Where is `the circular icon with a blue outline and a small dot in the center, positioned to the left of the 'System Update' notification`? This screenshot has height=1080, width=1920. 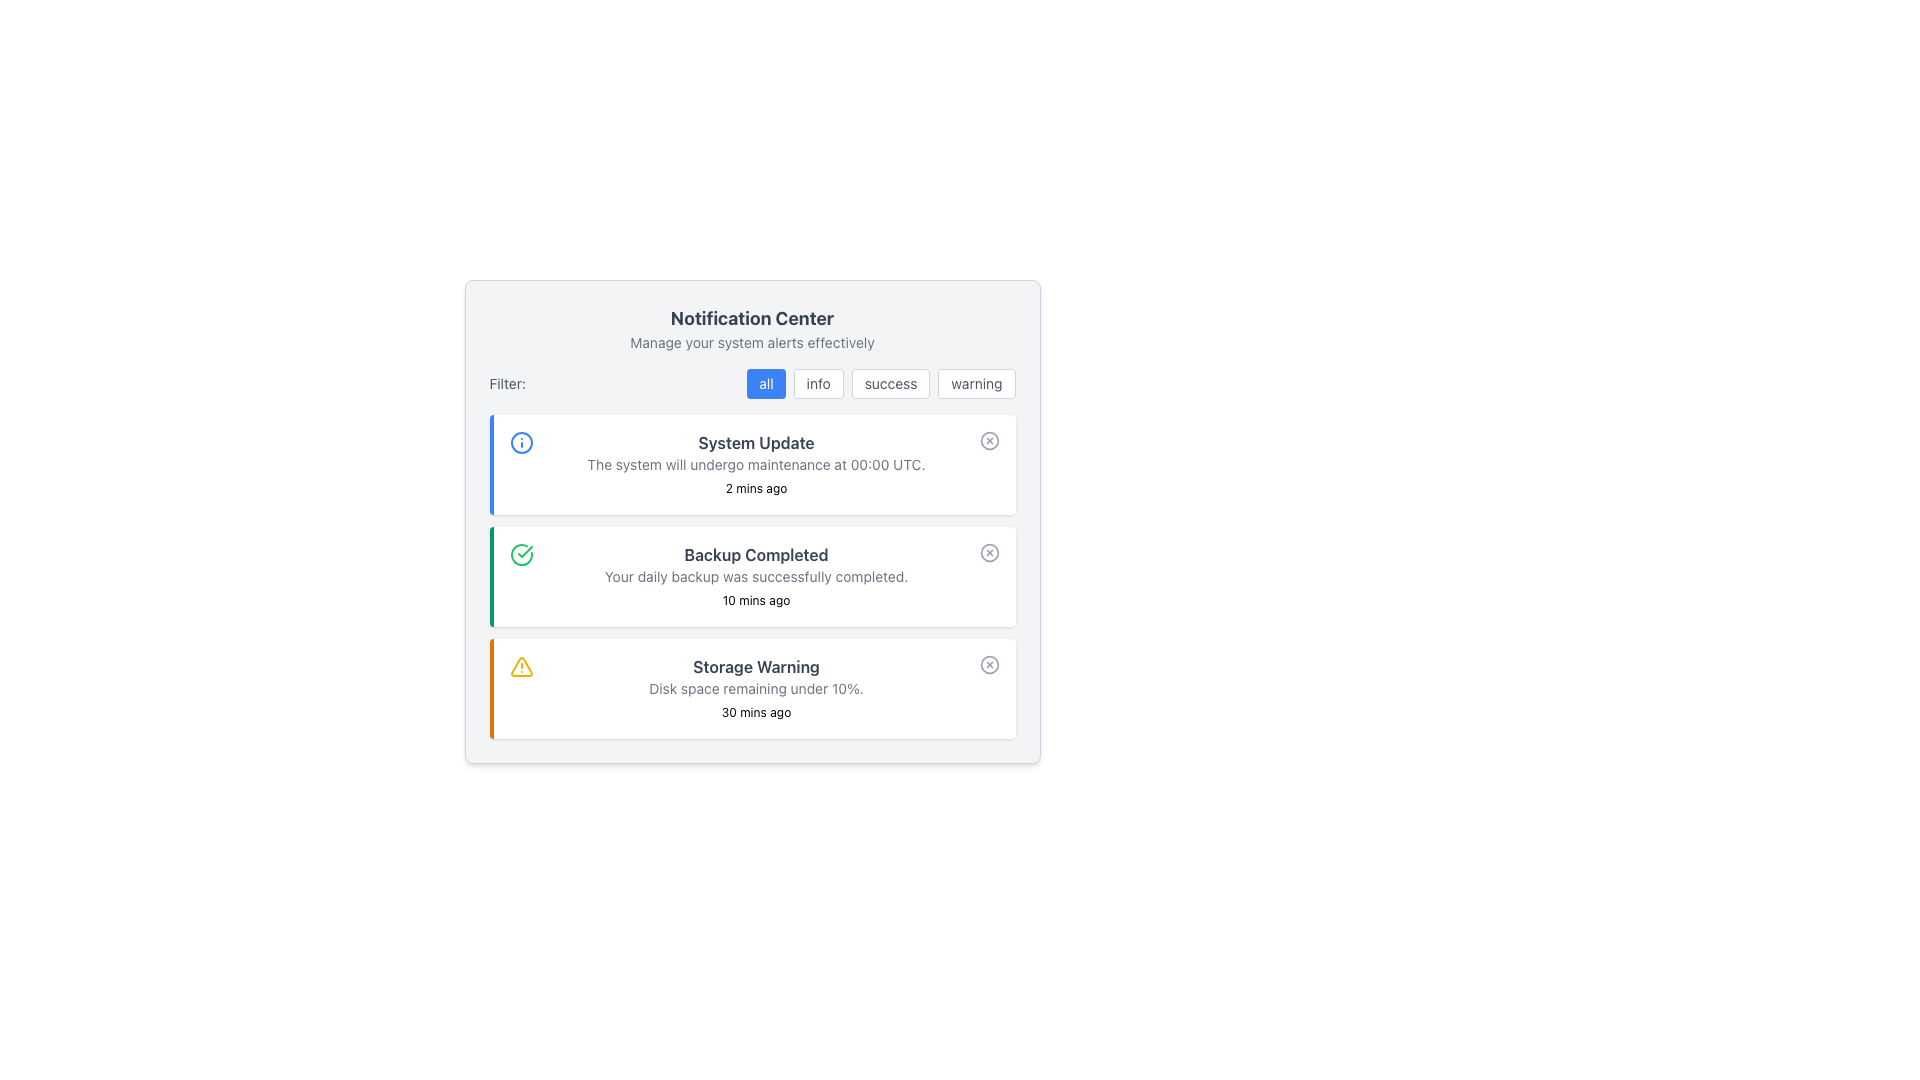
the circular icon with a blue outline and a small dot in the center, positioned to the left of the 'System Update' notification is located at coordinates (521, 442).